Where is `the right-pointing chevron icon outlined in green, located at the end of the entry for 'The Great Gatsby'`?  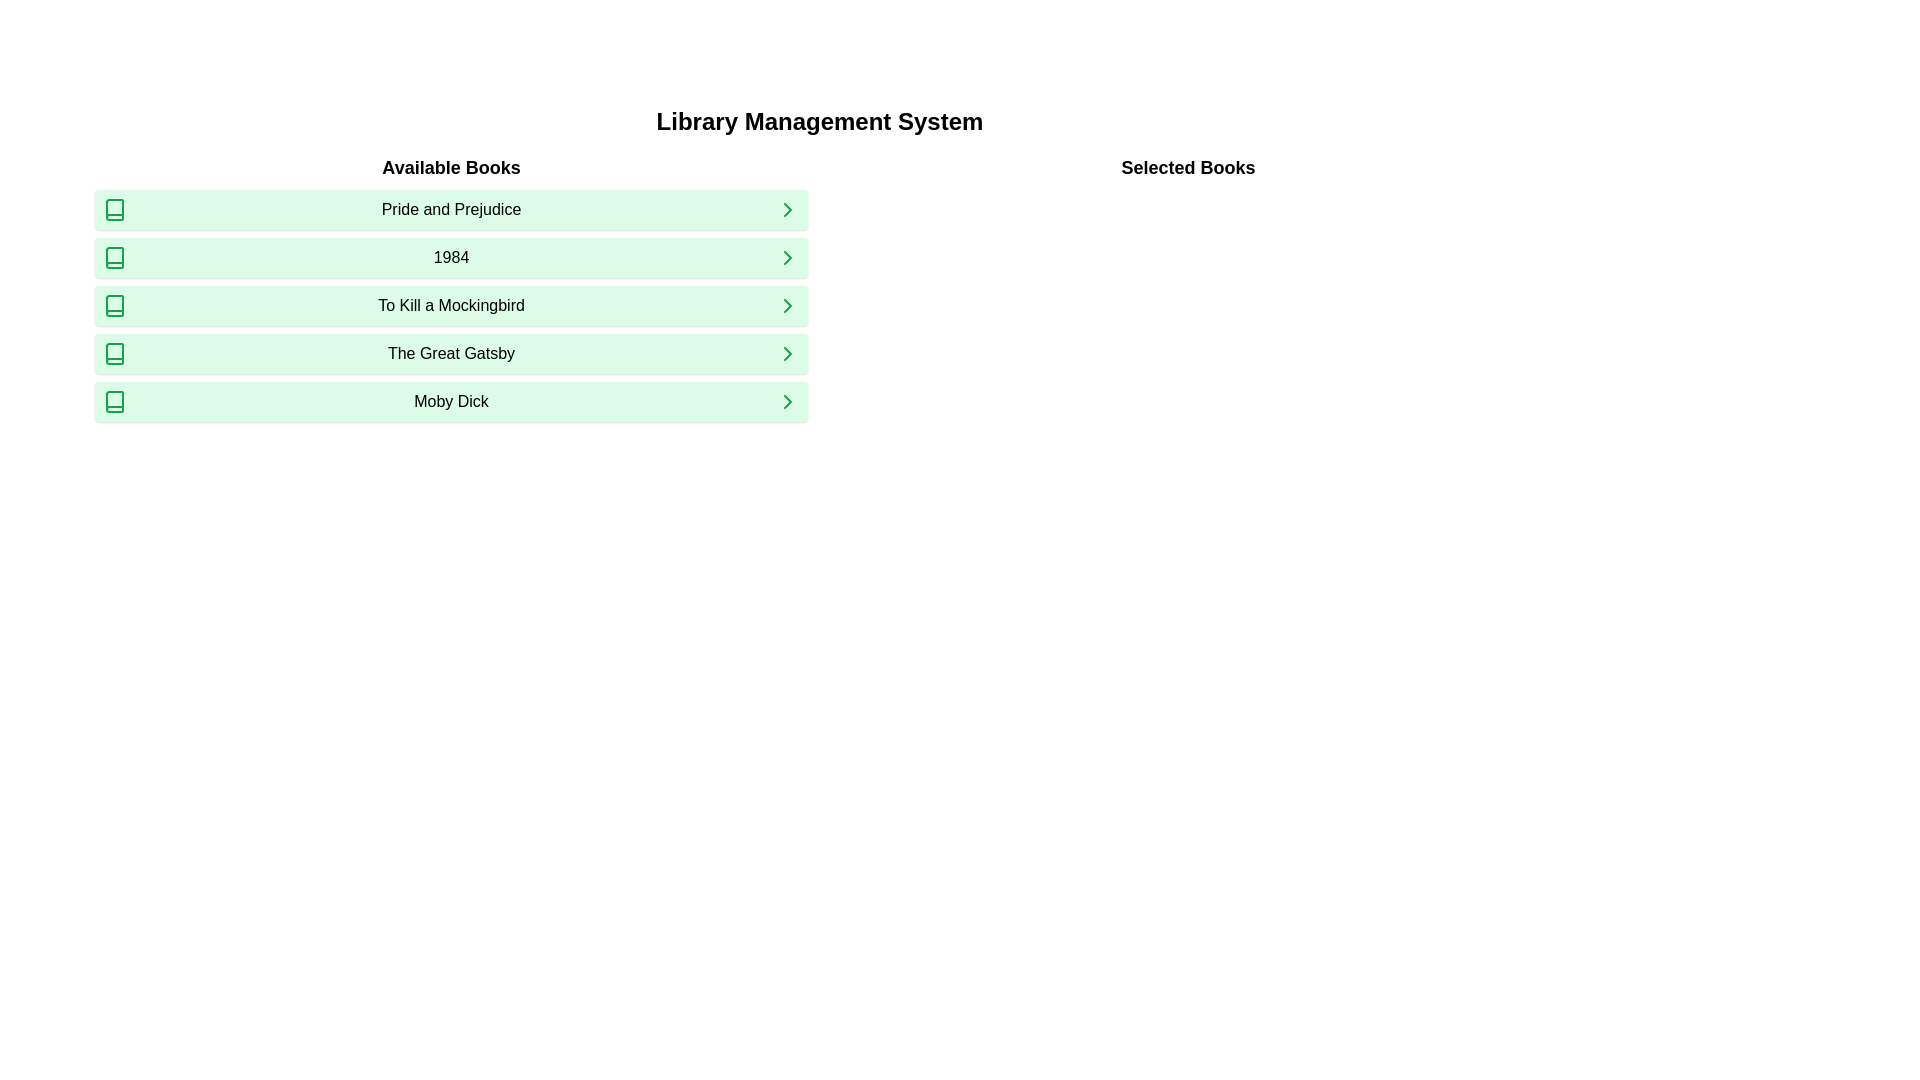
the right-pointing chevron icon outlined in green, located at the end of the entry for 'The Great Gatsby' is located at coordinates (786, 353).